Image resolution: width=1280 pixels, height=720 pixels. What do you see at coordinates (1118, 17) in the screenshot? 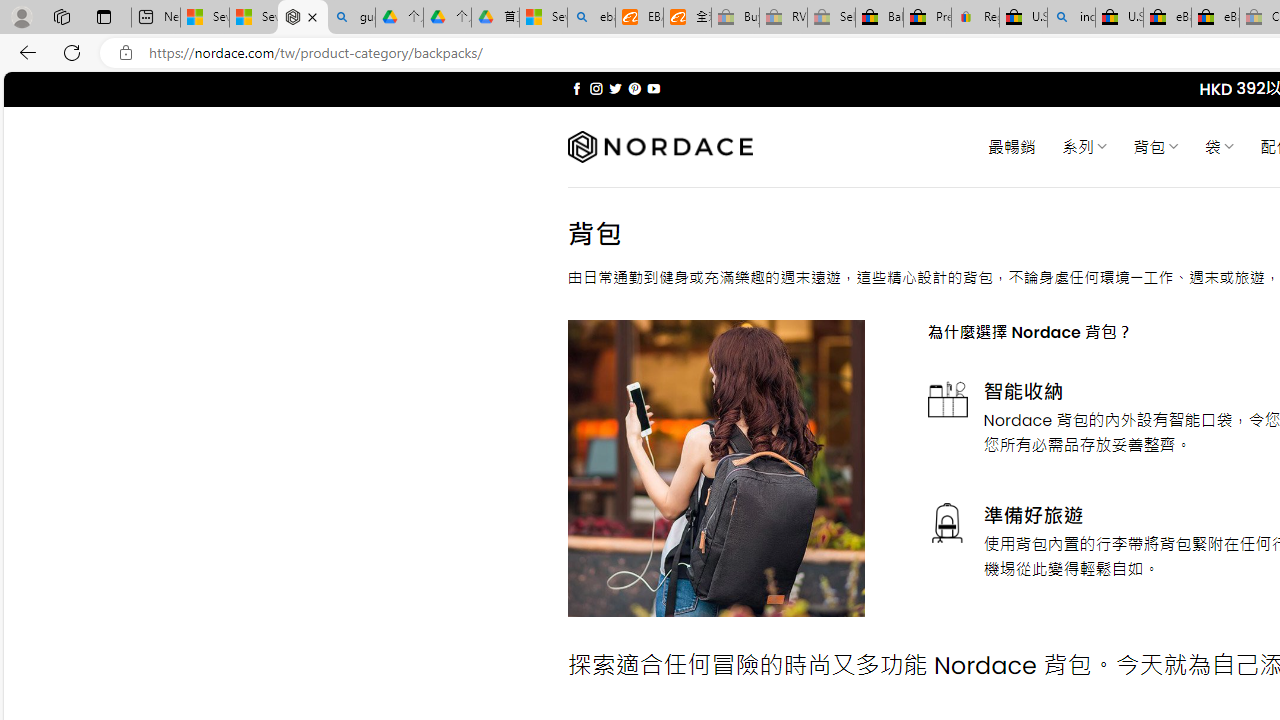
I see `'U.S. State Privacy Disclosures - eBay Inc.'` at bounding box center [1118, 17].